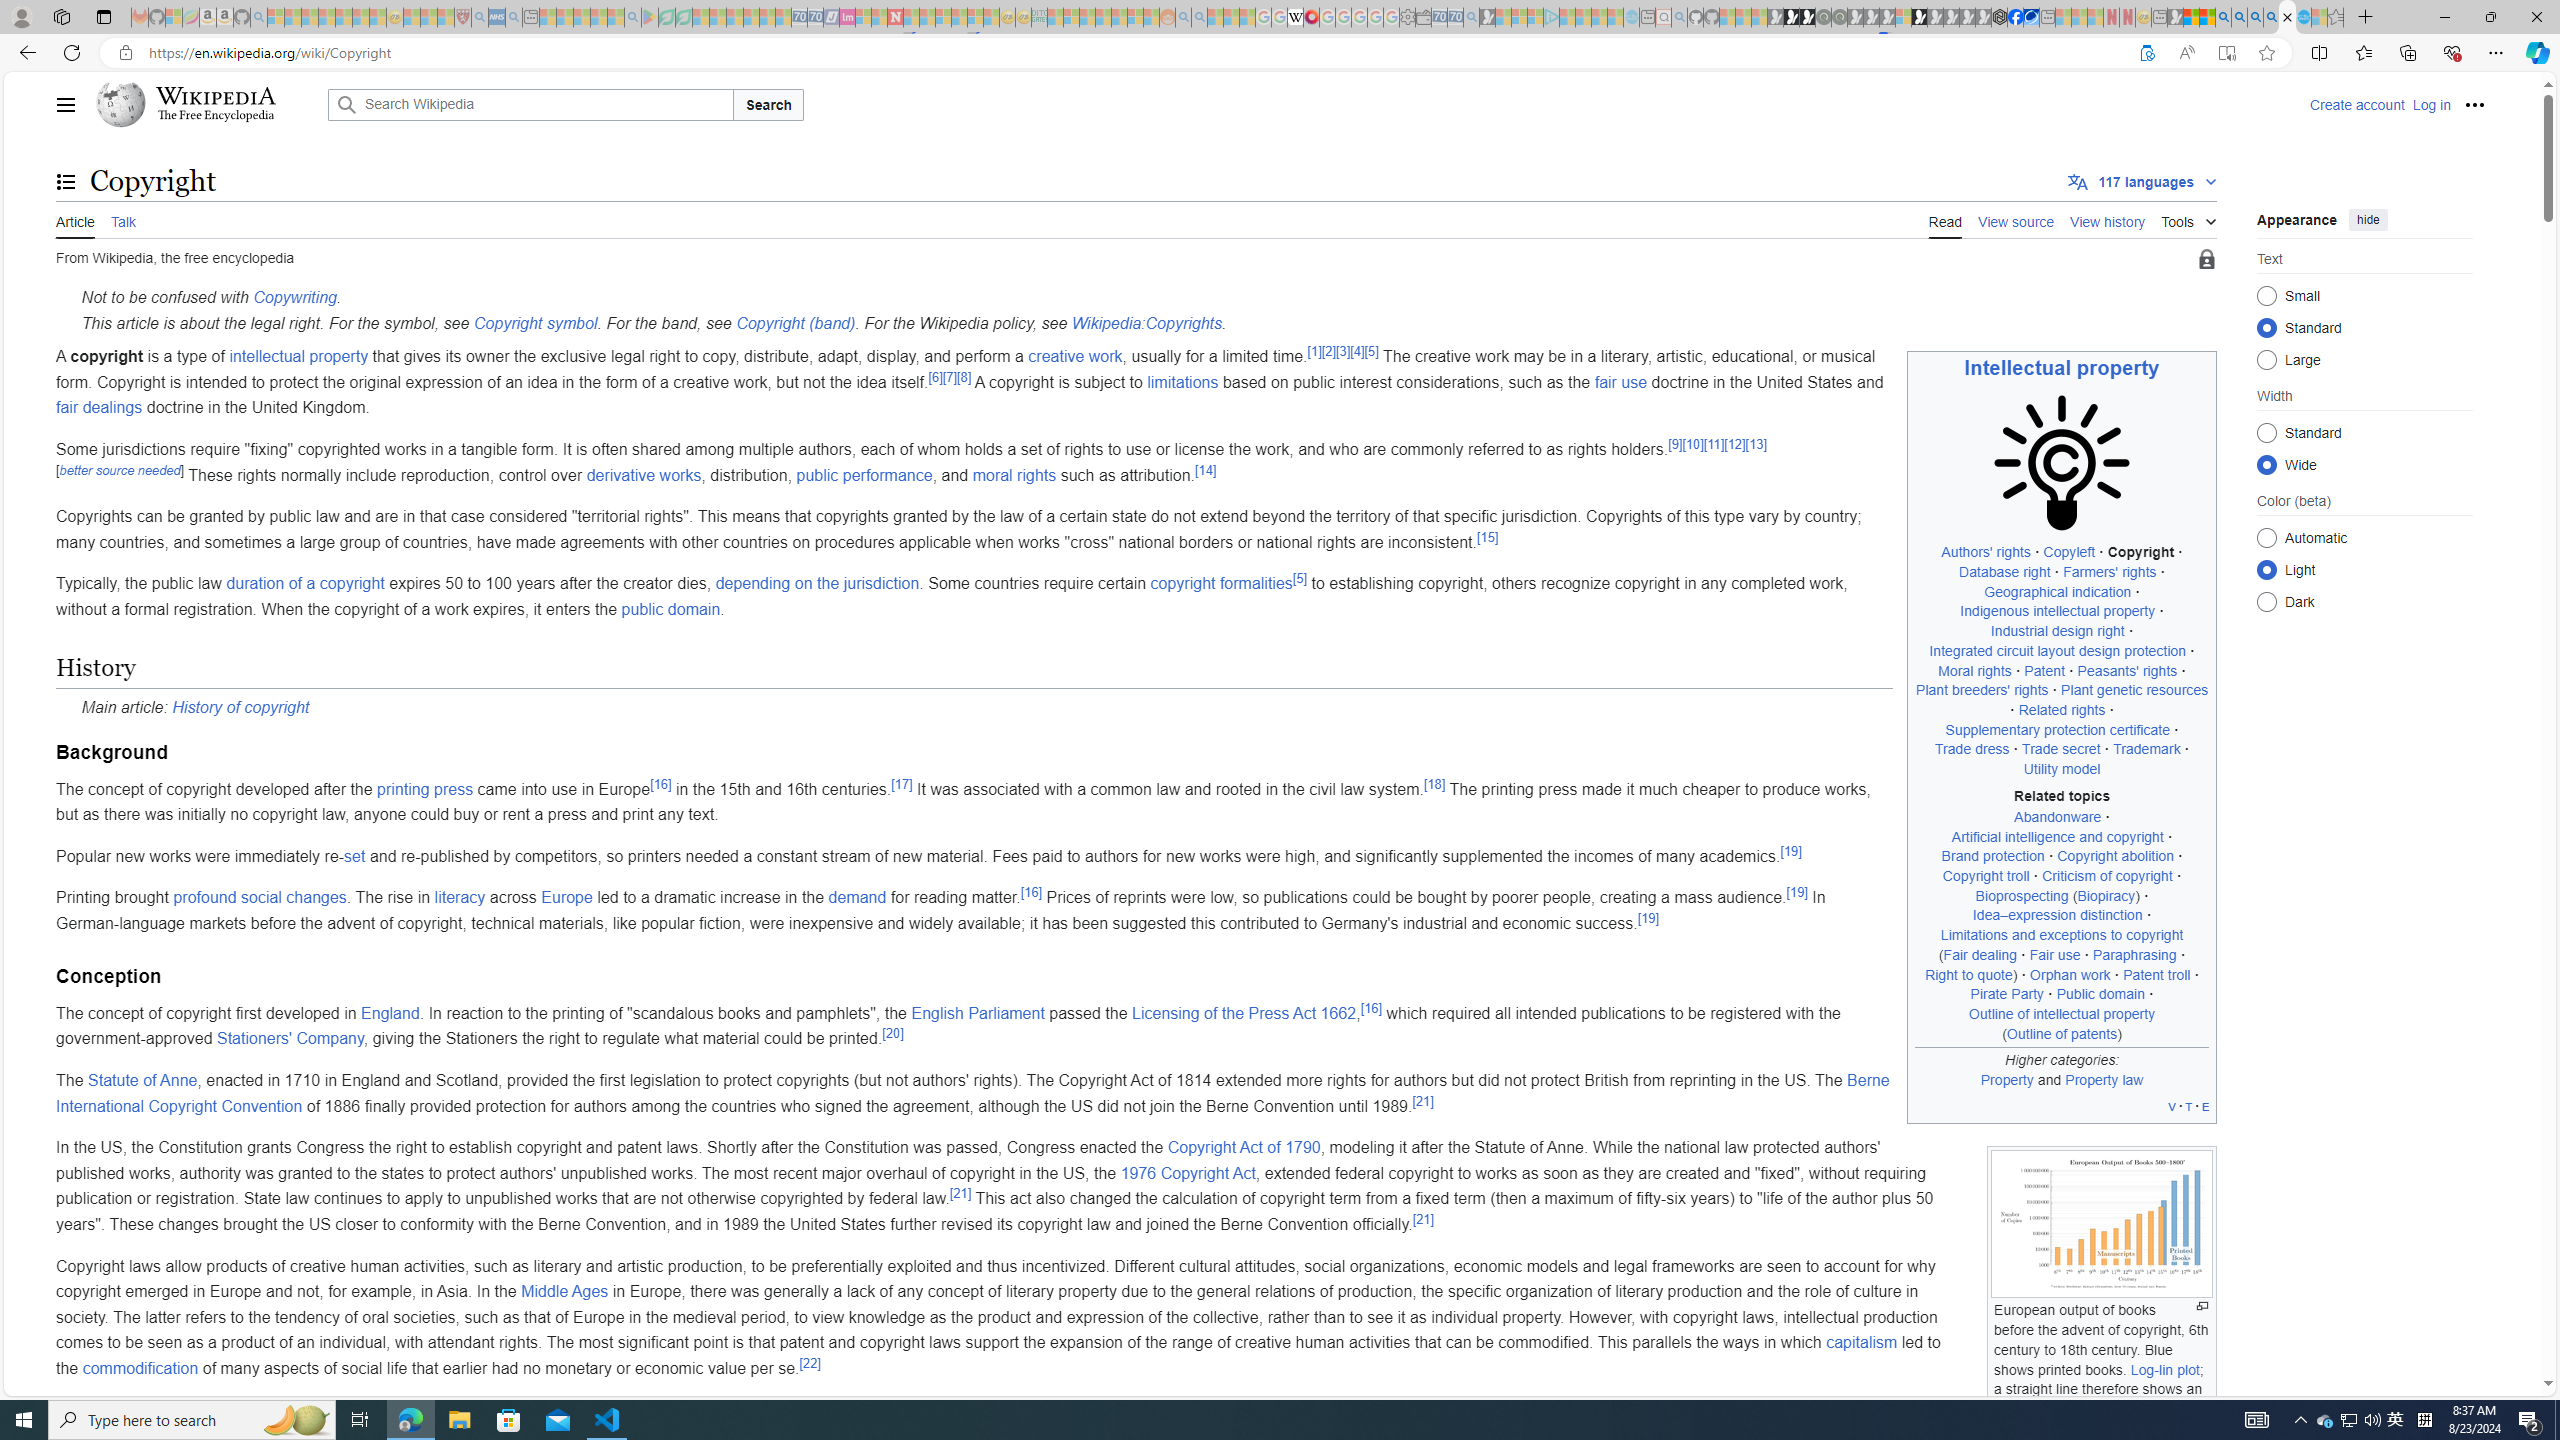 The width and height of the screenshot is (2560, 1440). I want to click on 'Small', so click(2266, 294).